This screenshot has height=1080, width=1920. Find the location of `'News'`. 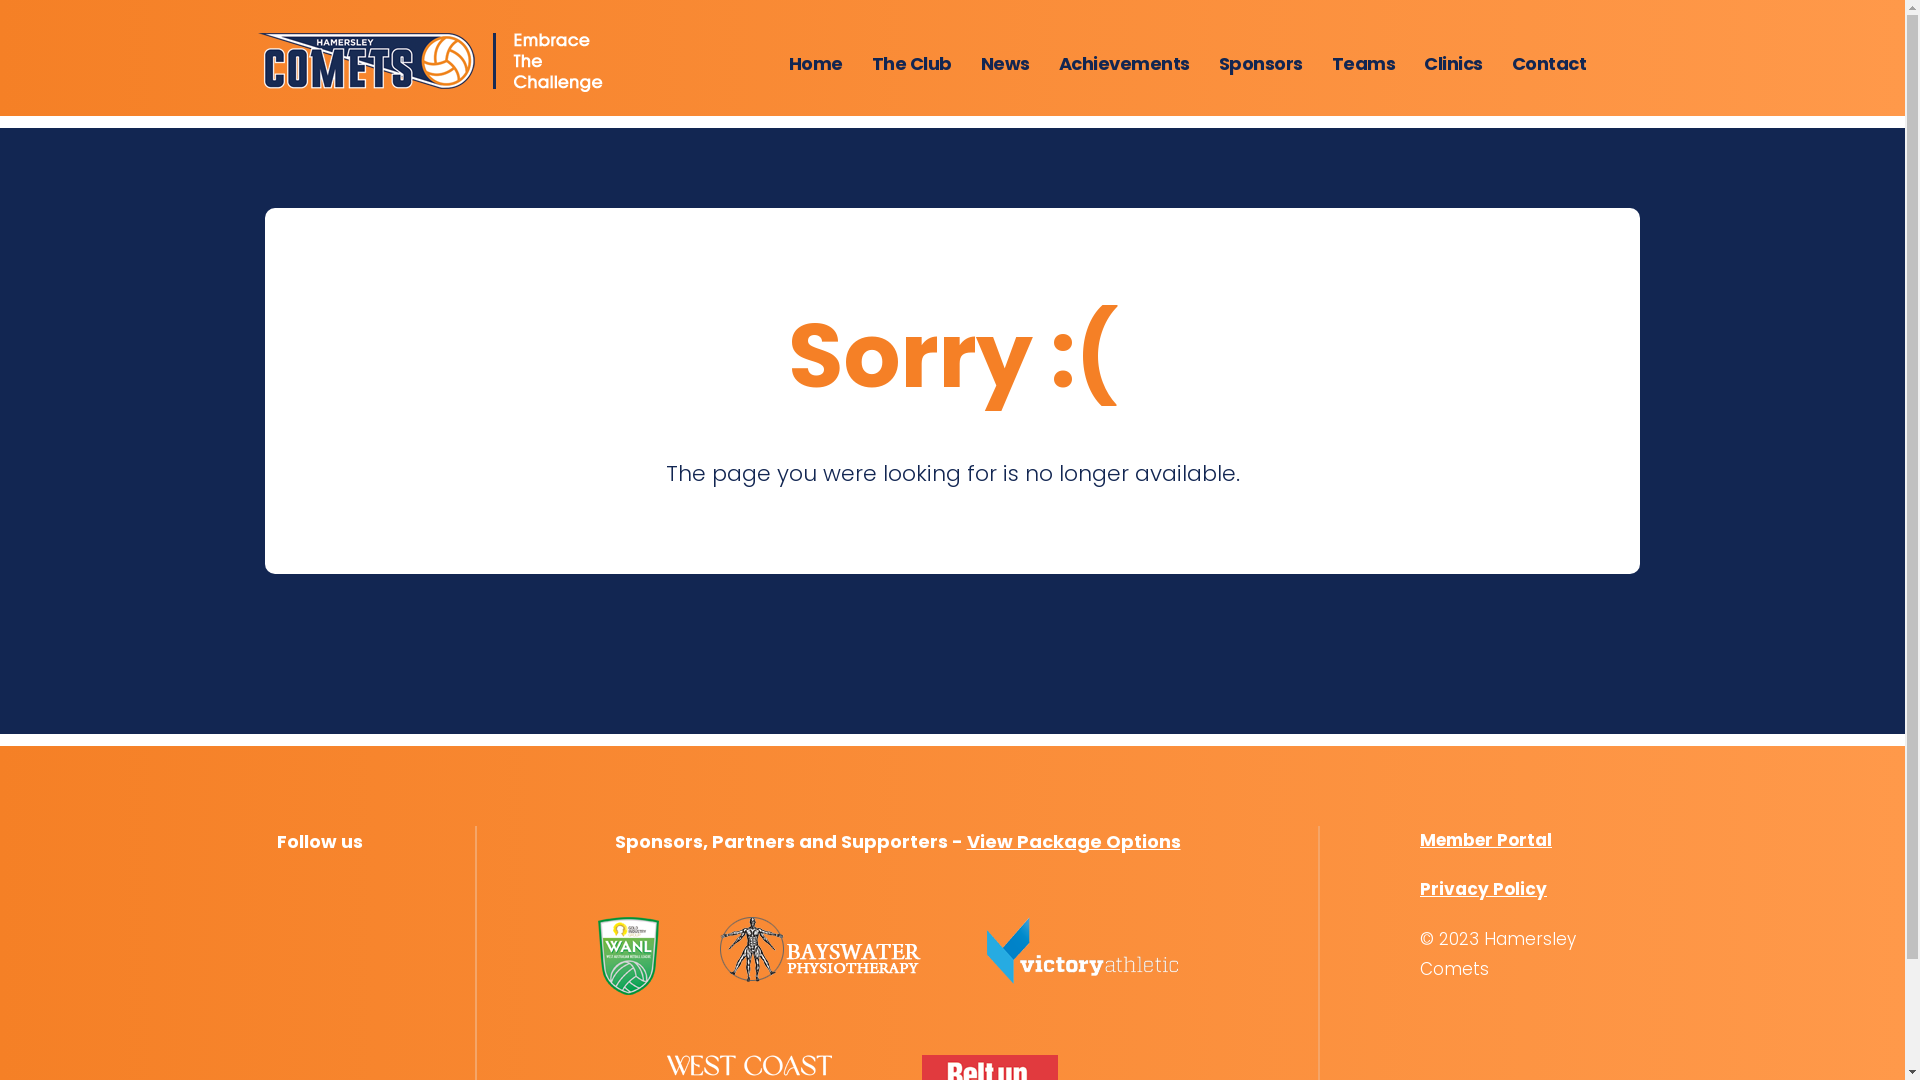

'News' is located at coordinates (1004, 62).